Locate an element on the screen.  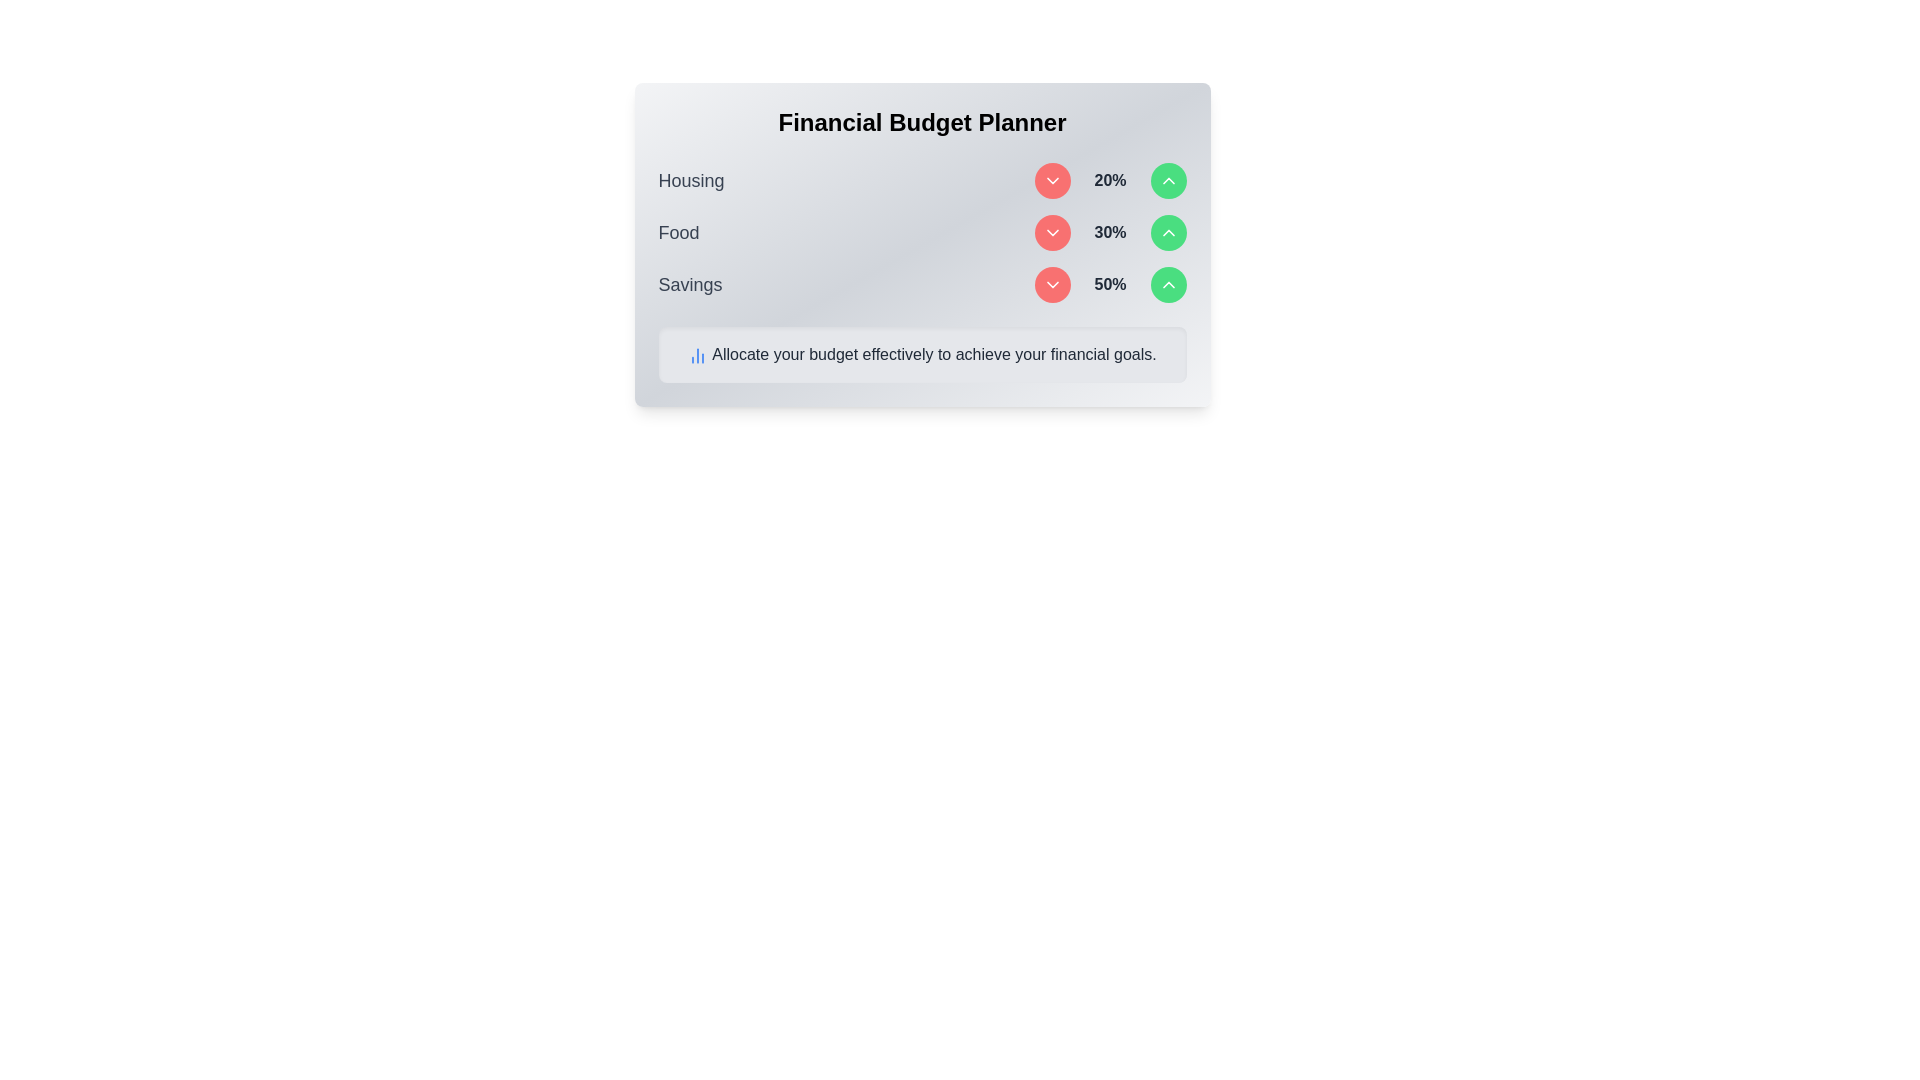
the percentage display label in the 'Housing' section of the 'Financial Budget Planner', located centrally between the red down arrow button and the green up arrow button is located at coordinates (1109, 181).